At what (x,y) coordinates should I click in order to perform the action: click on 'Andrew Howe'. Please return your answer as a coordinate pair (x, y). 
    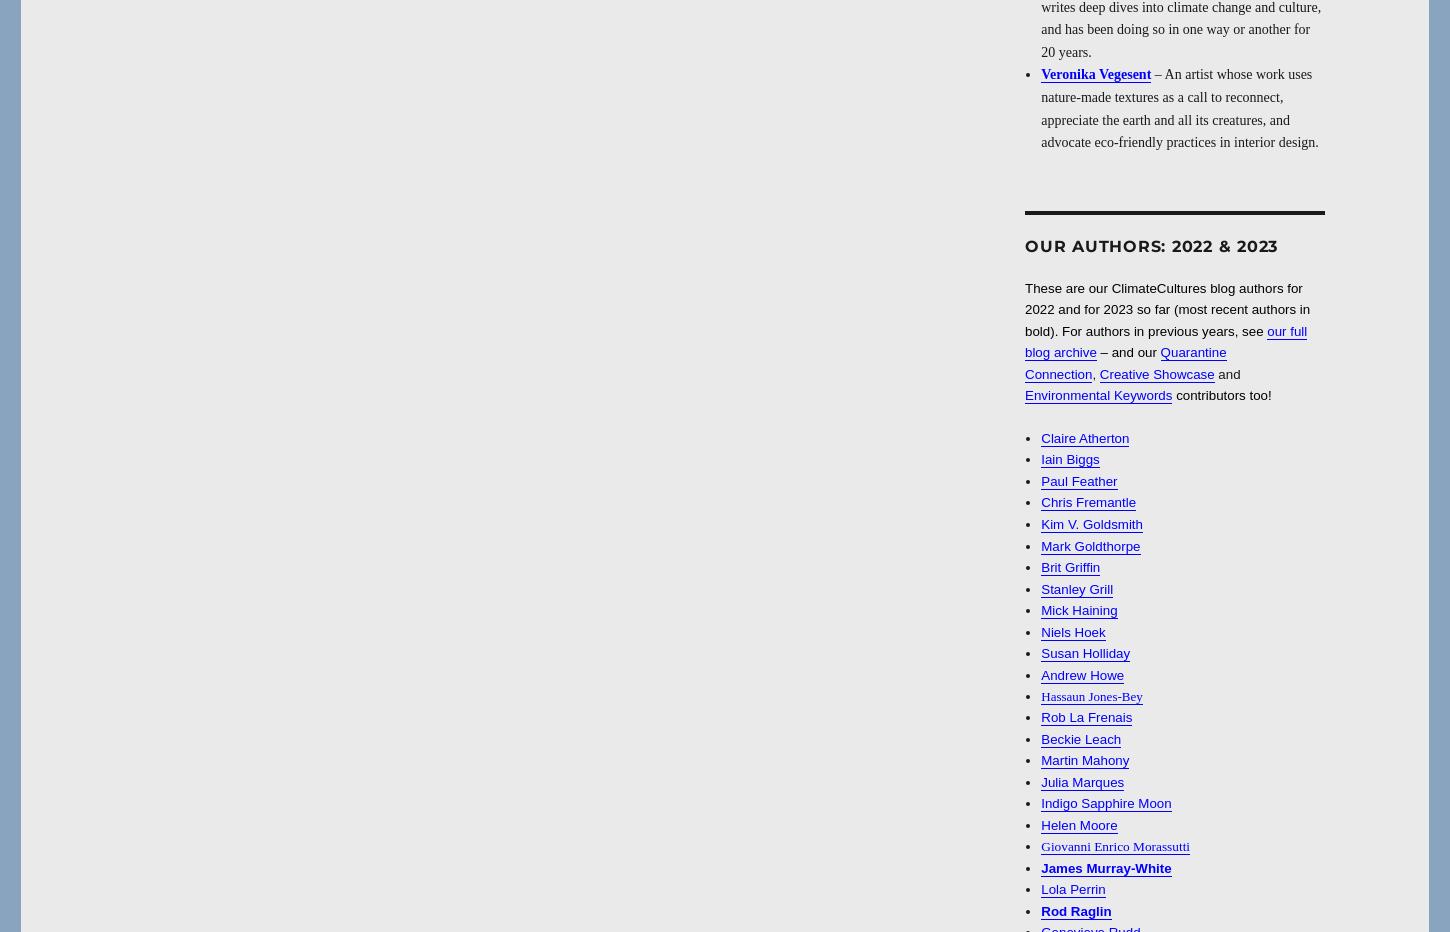
    Looking at the image, I should click on (1040, 674).